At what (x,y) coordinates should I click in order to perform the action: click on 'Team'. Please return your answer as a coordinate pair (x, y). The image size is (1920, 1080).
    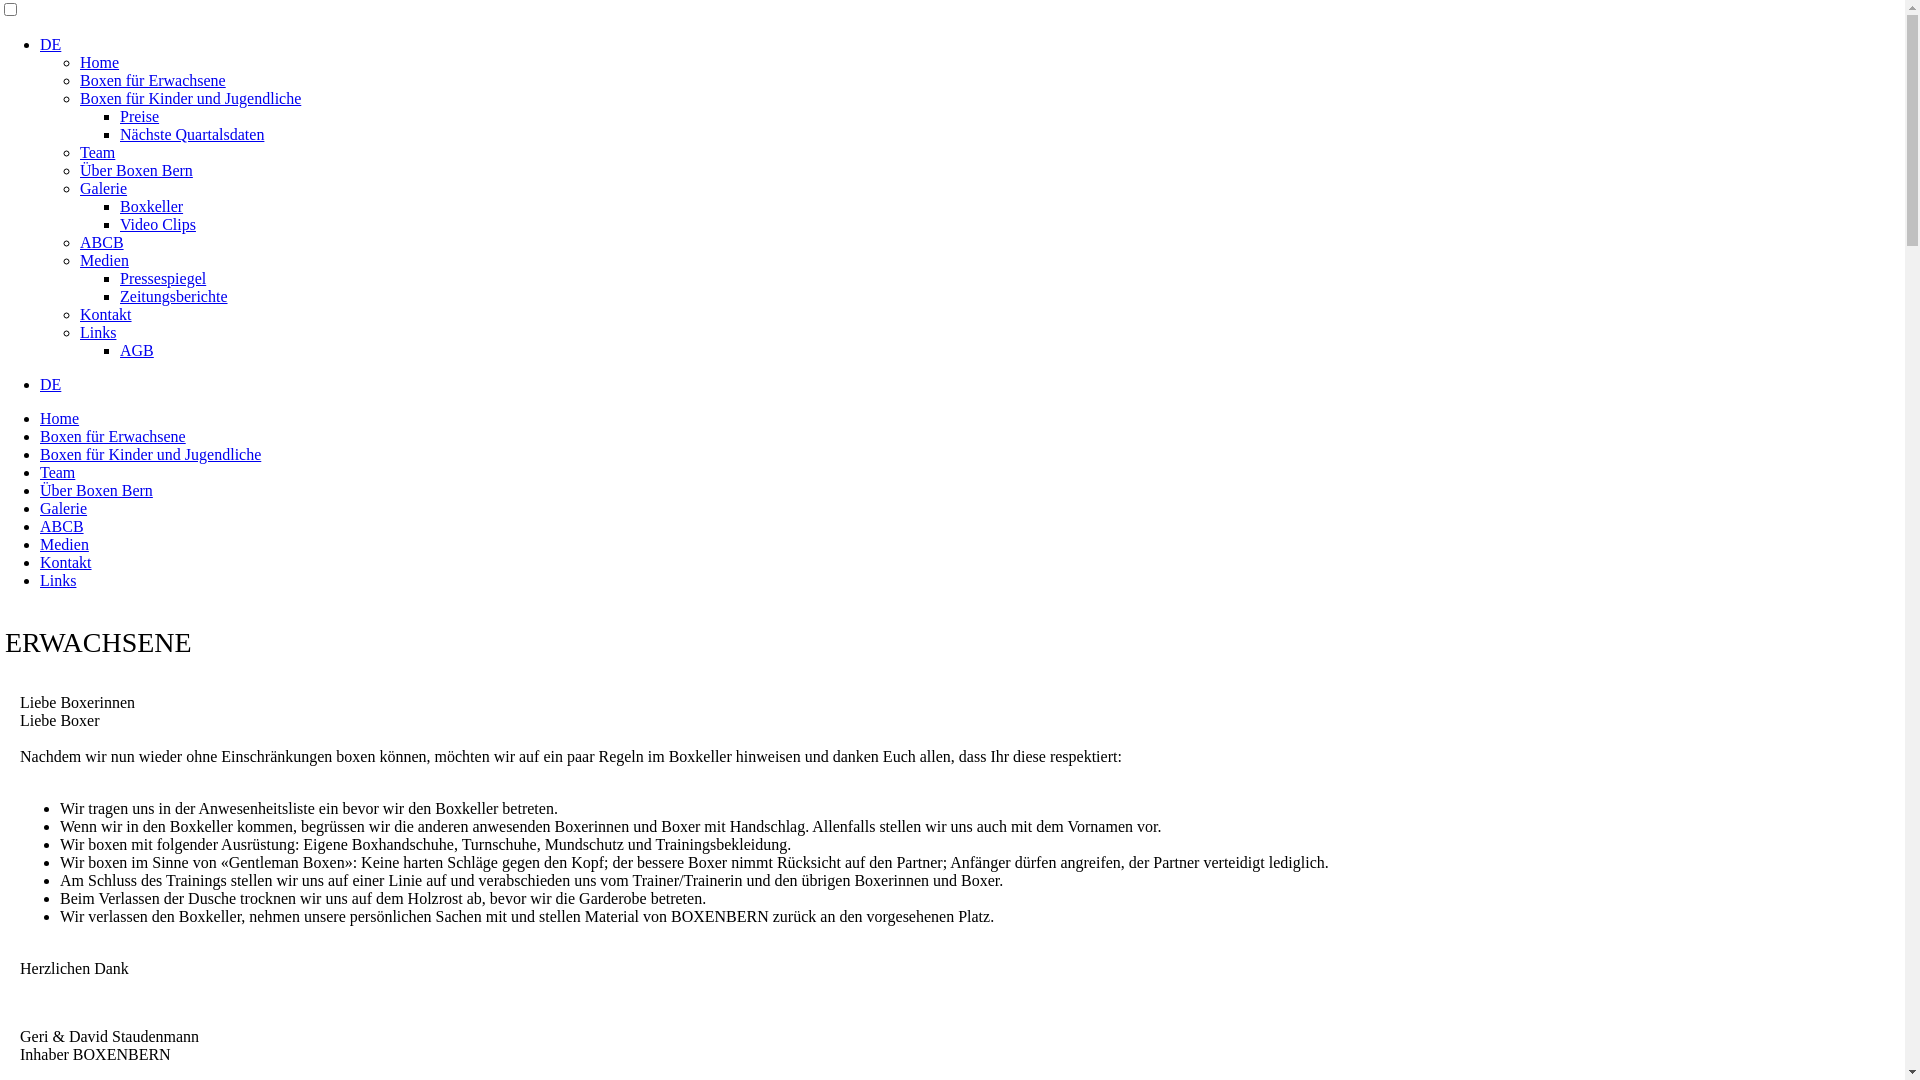
    Looking at the image, I should click on (57, 472).